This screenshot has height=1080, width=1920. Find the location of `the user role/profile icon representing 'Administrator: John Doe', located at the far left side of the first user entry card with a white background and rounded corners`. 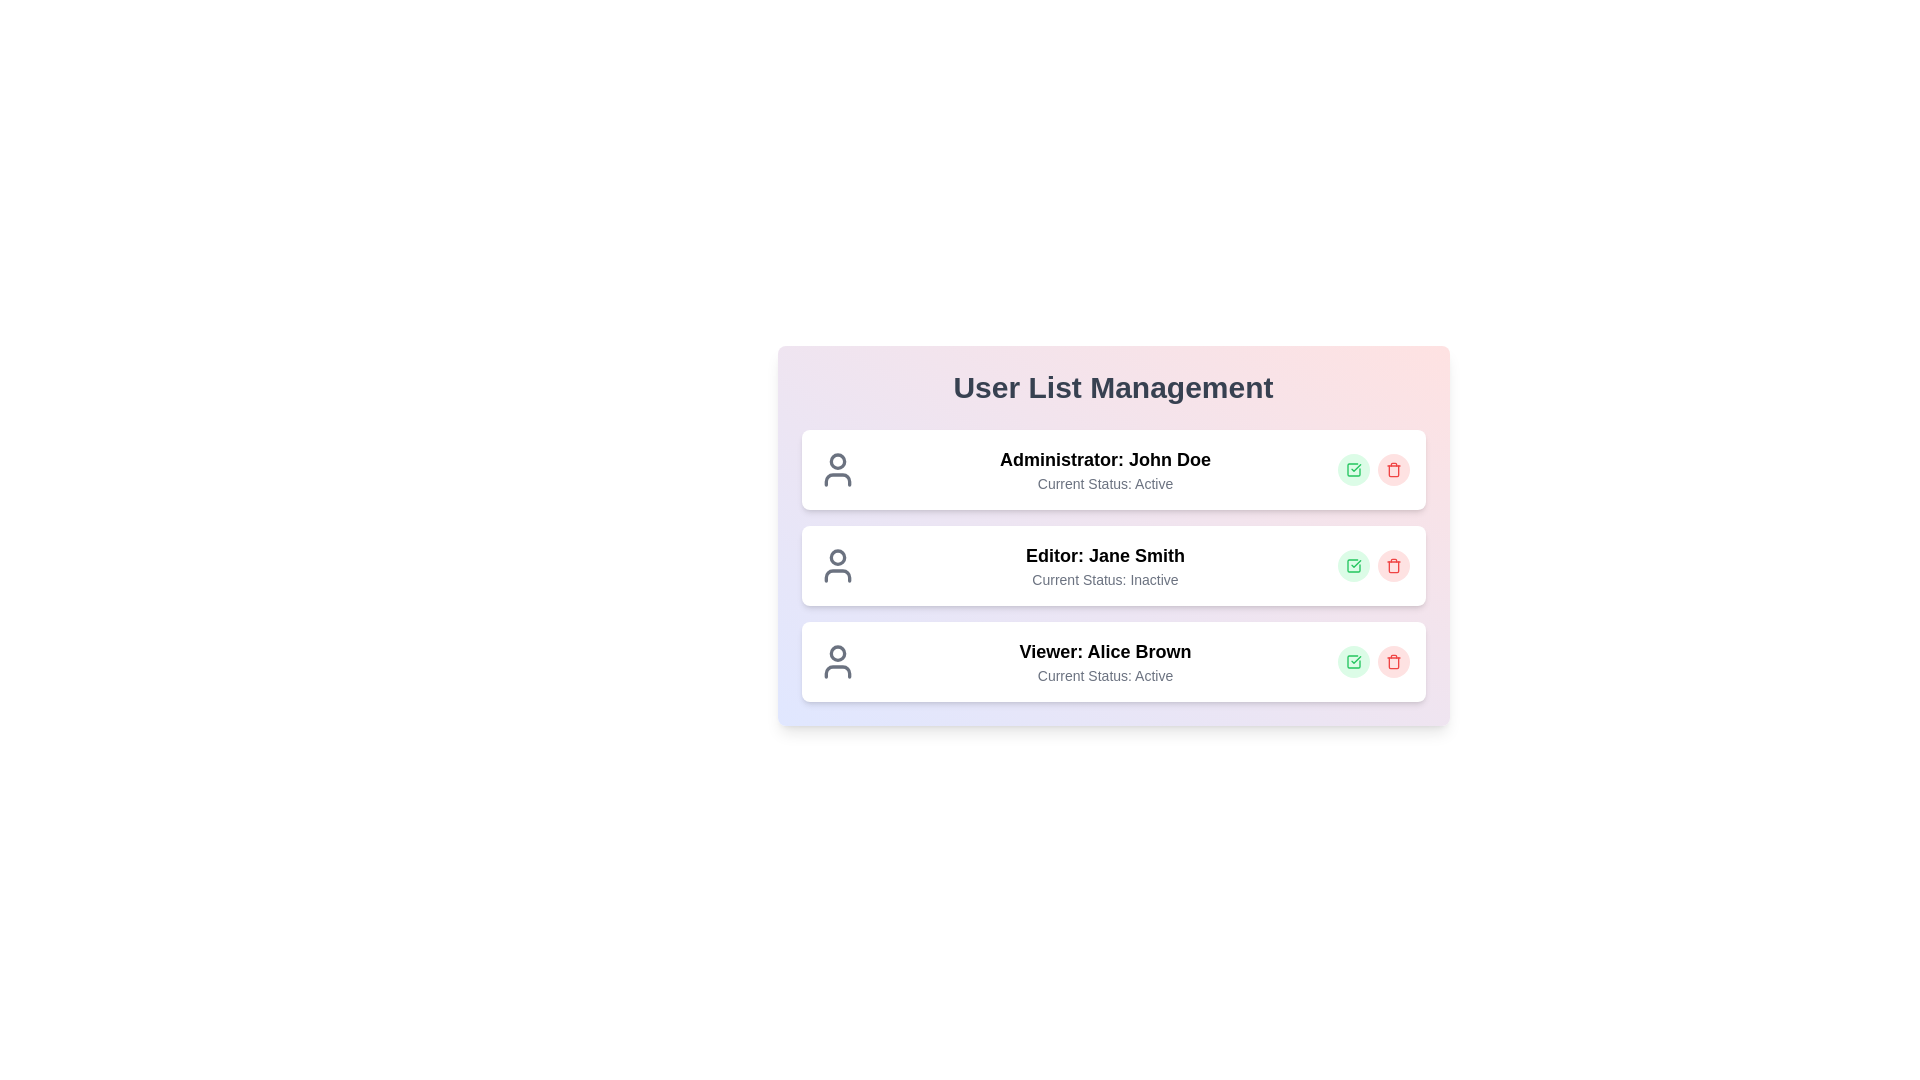

the user role/profile icon representing 'Administrator: John Doe', located at the far left side of the first user entry card with a white background and rounded corners is located at coordinates (837, 470).